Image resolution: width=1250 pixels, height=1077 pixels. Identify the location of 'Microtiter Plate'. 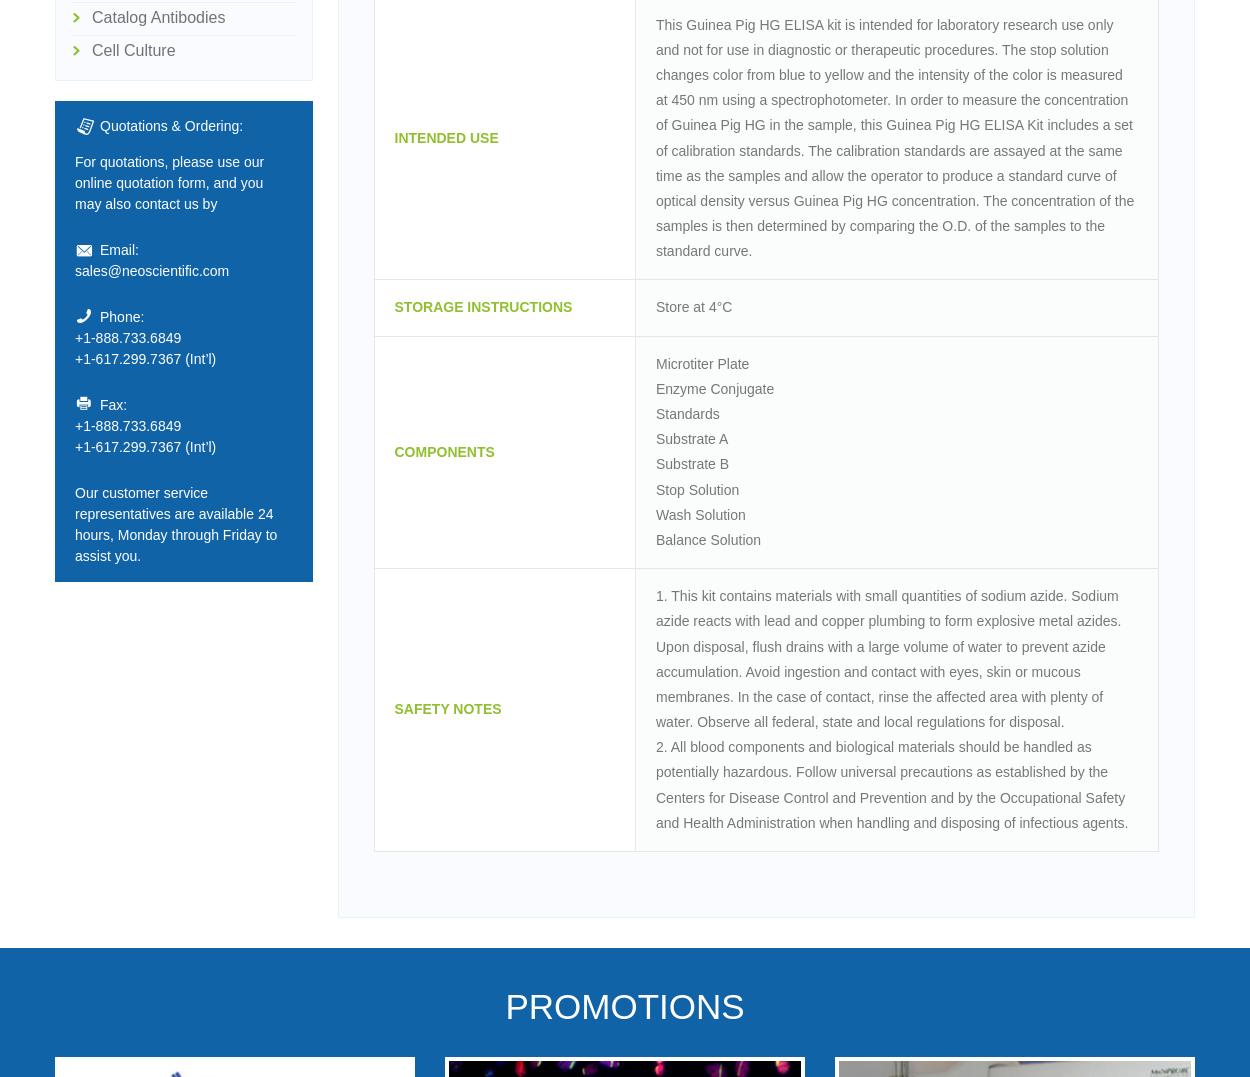
(655, 361).